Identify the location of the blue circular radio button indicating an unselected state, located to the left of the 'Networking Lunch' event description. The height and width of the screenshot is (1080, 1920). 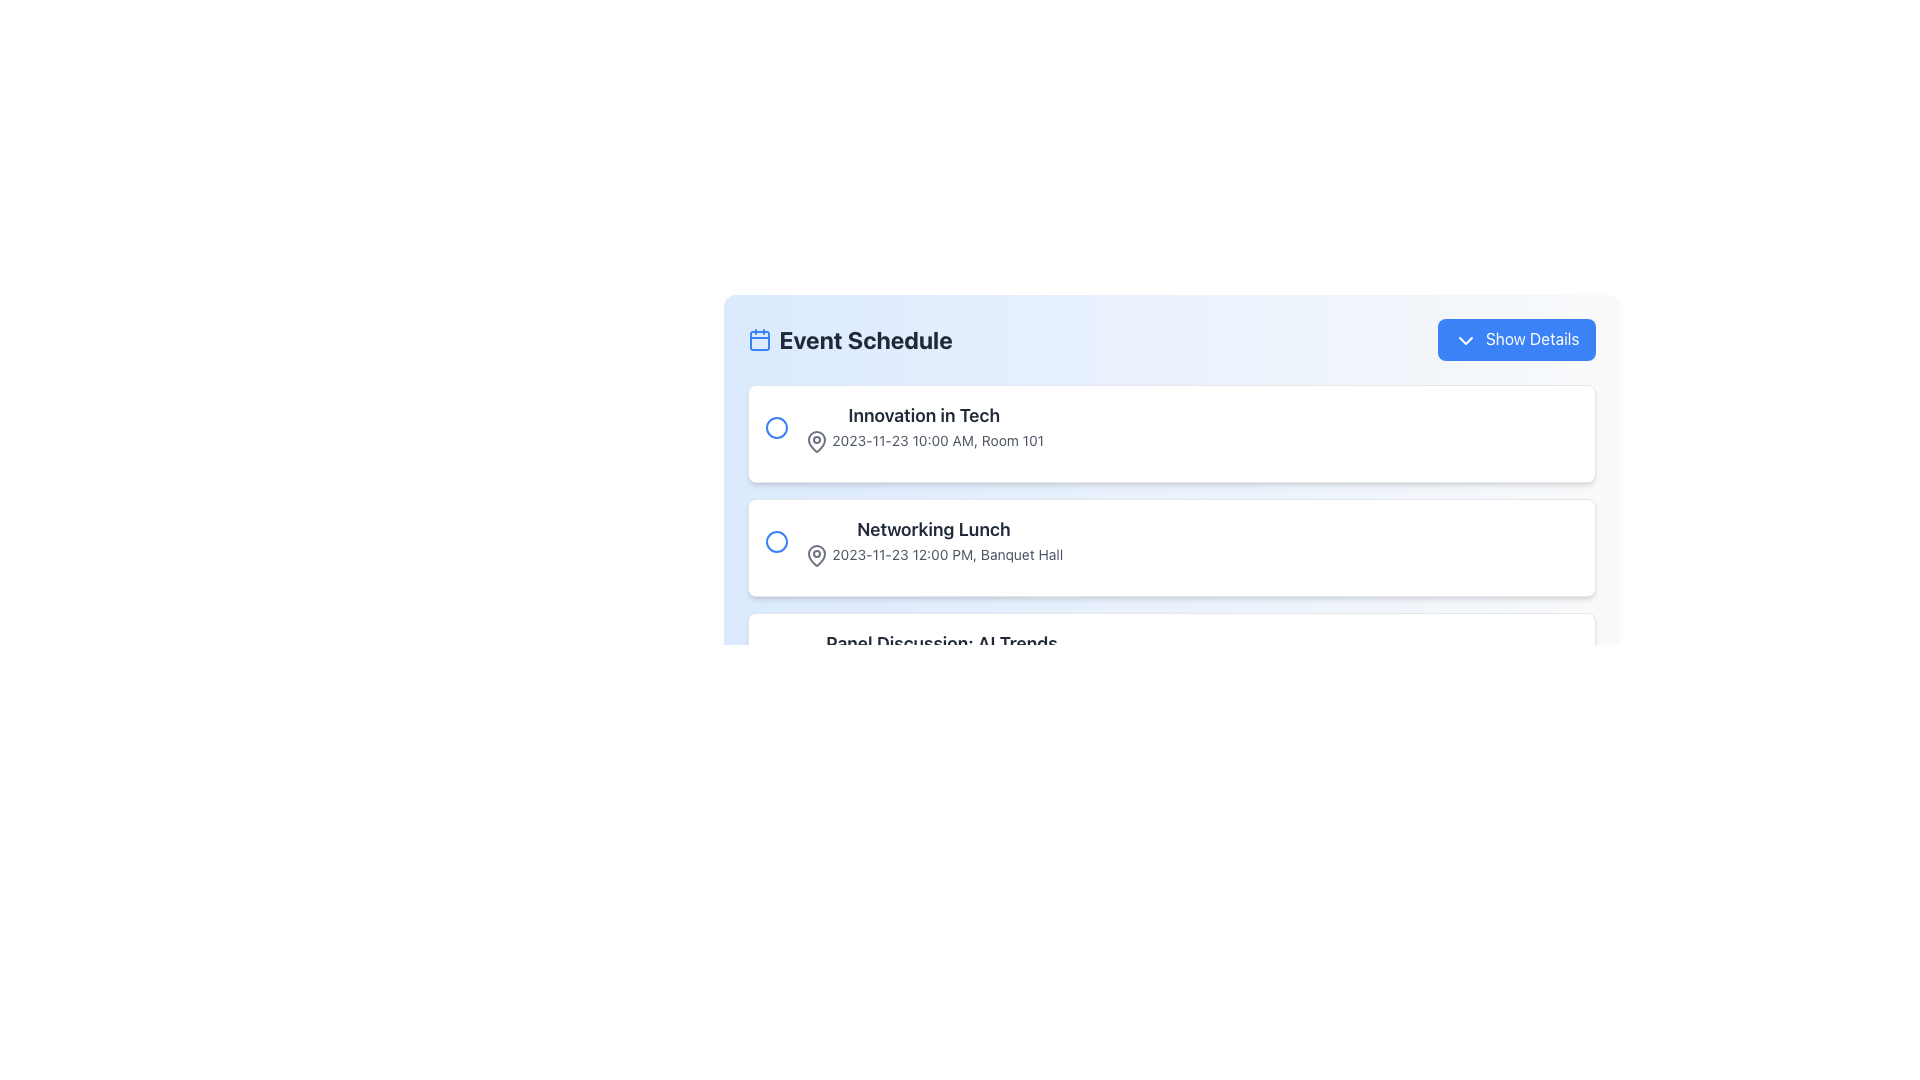
(775, 541).